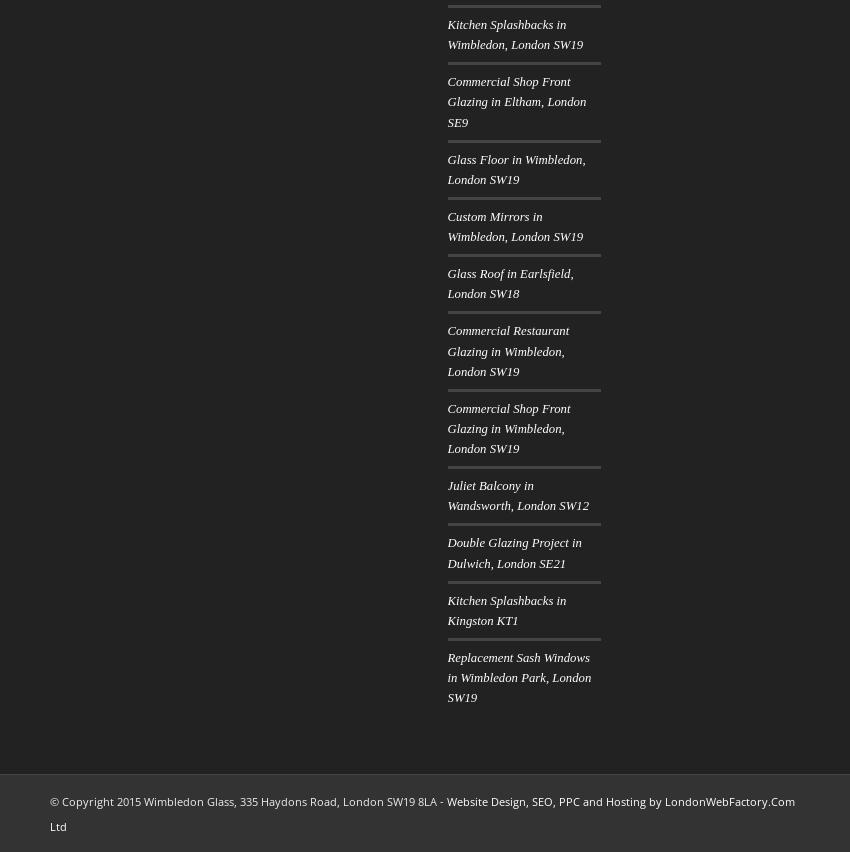 Image resolution: width=850 pixels, height=852 pixels. What do you see at coordinates (514, 34) in the screenshot?
I see `'Kitchen Splashbacks in Wimbledon, London SW19'` at bounding box center [514, 34].